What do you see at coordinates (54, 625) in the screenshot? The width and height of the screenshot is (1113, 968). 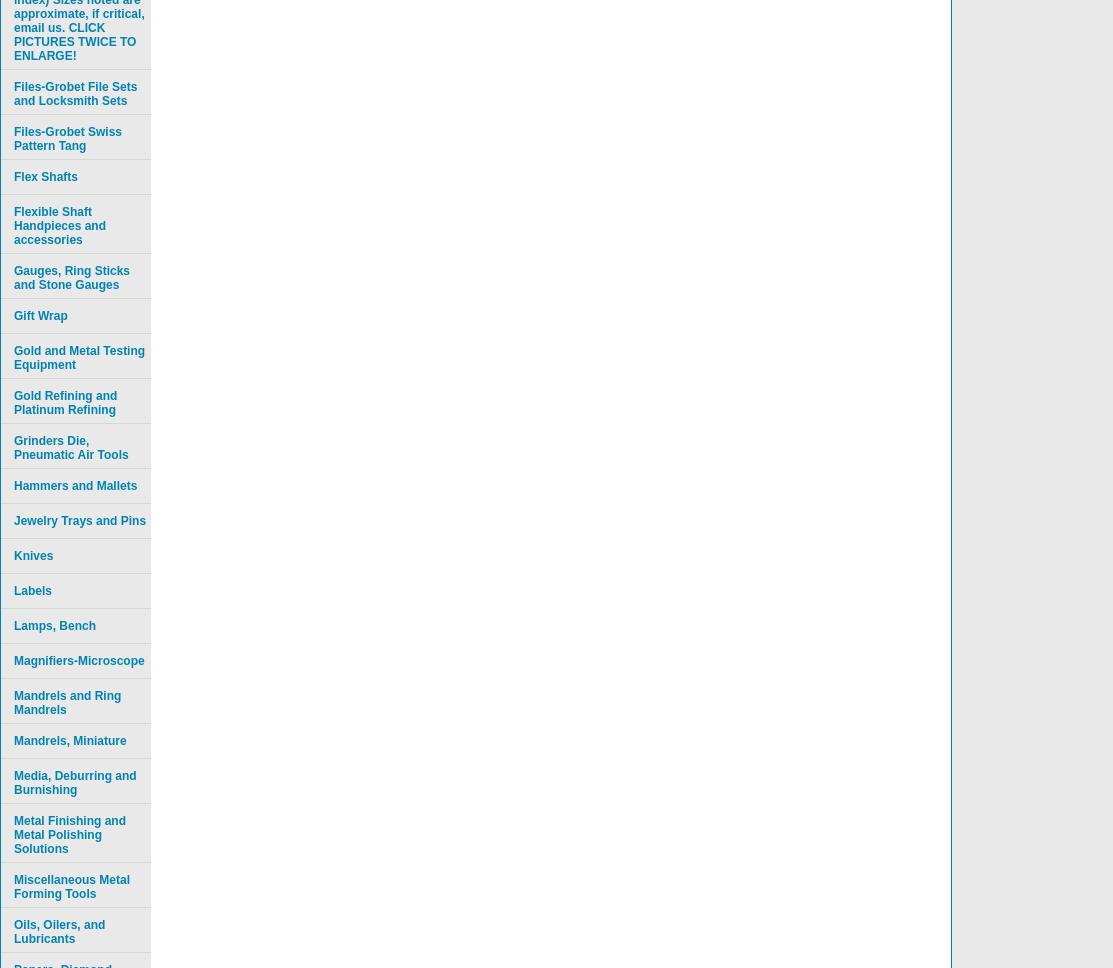 I see `'Lamps, Bench'` at bounding box center [54, 625].